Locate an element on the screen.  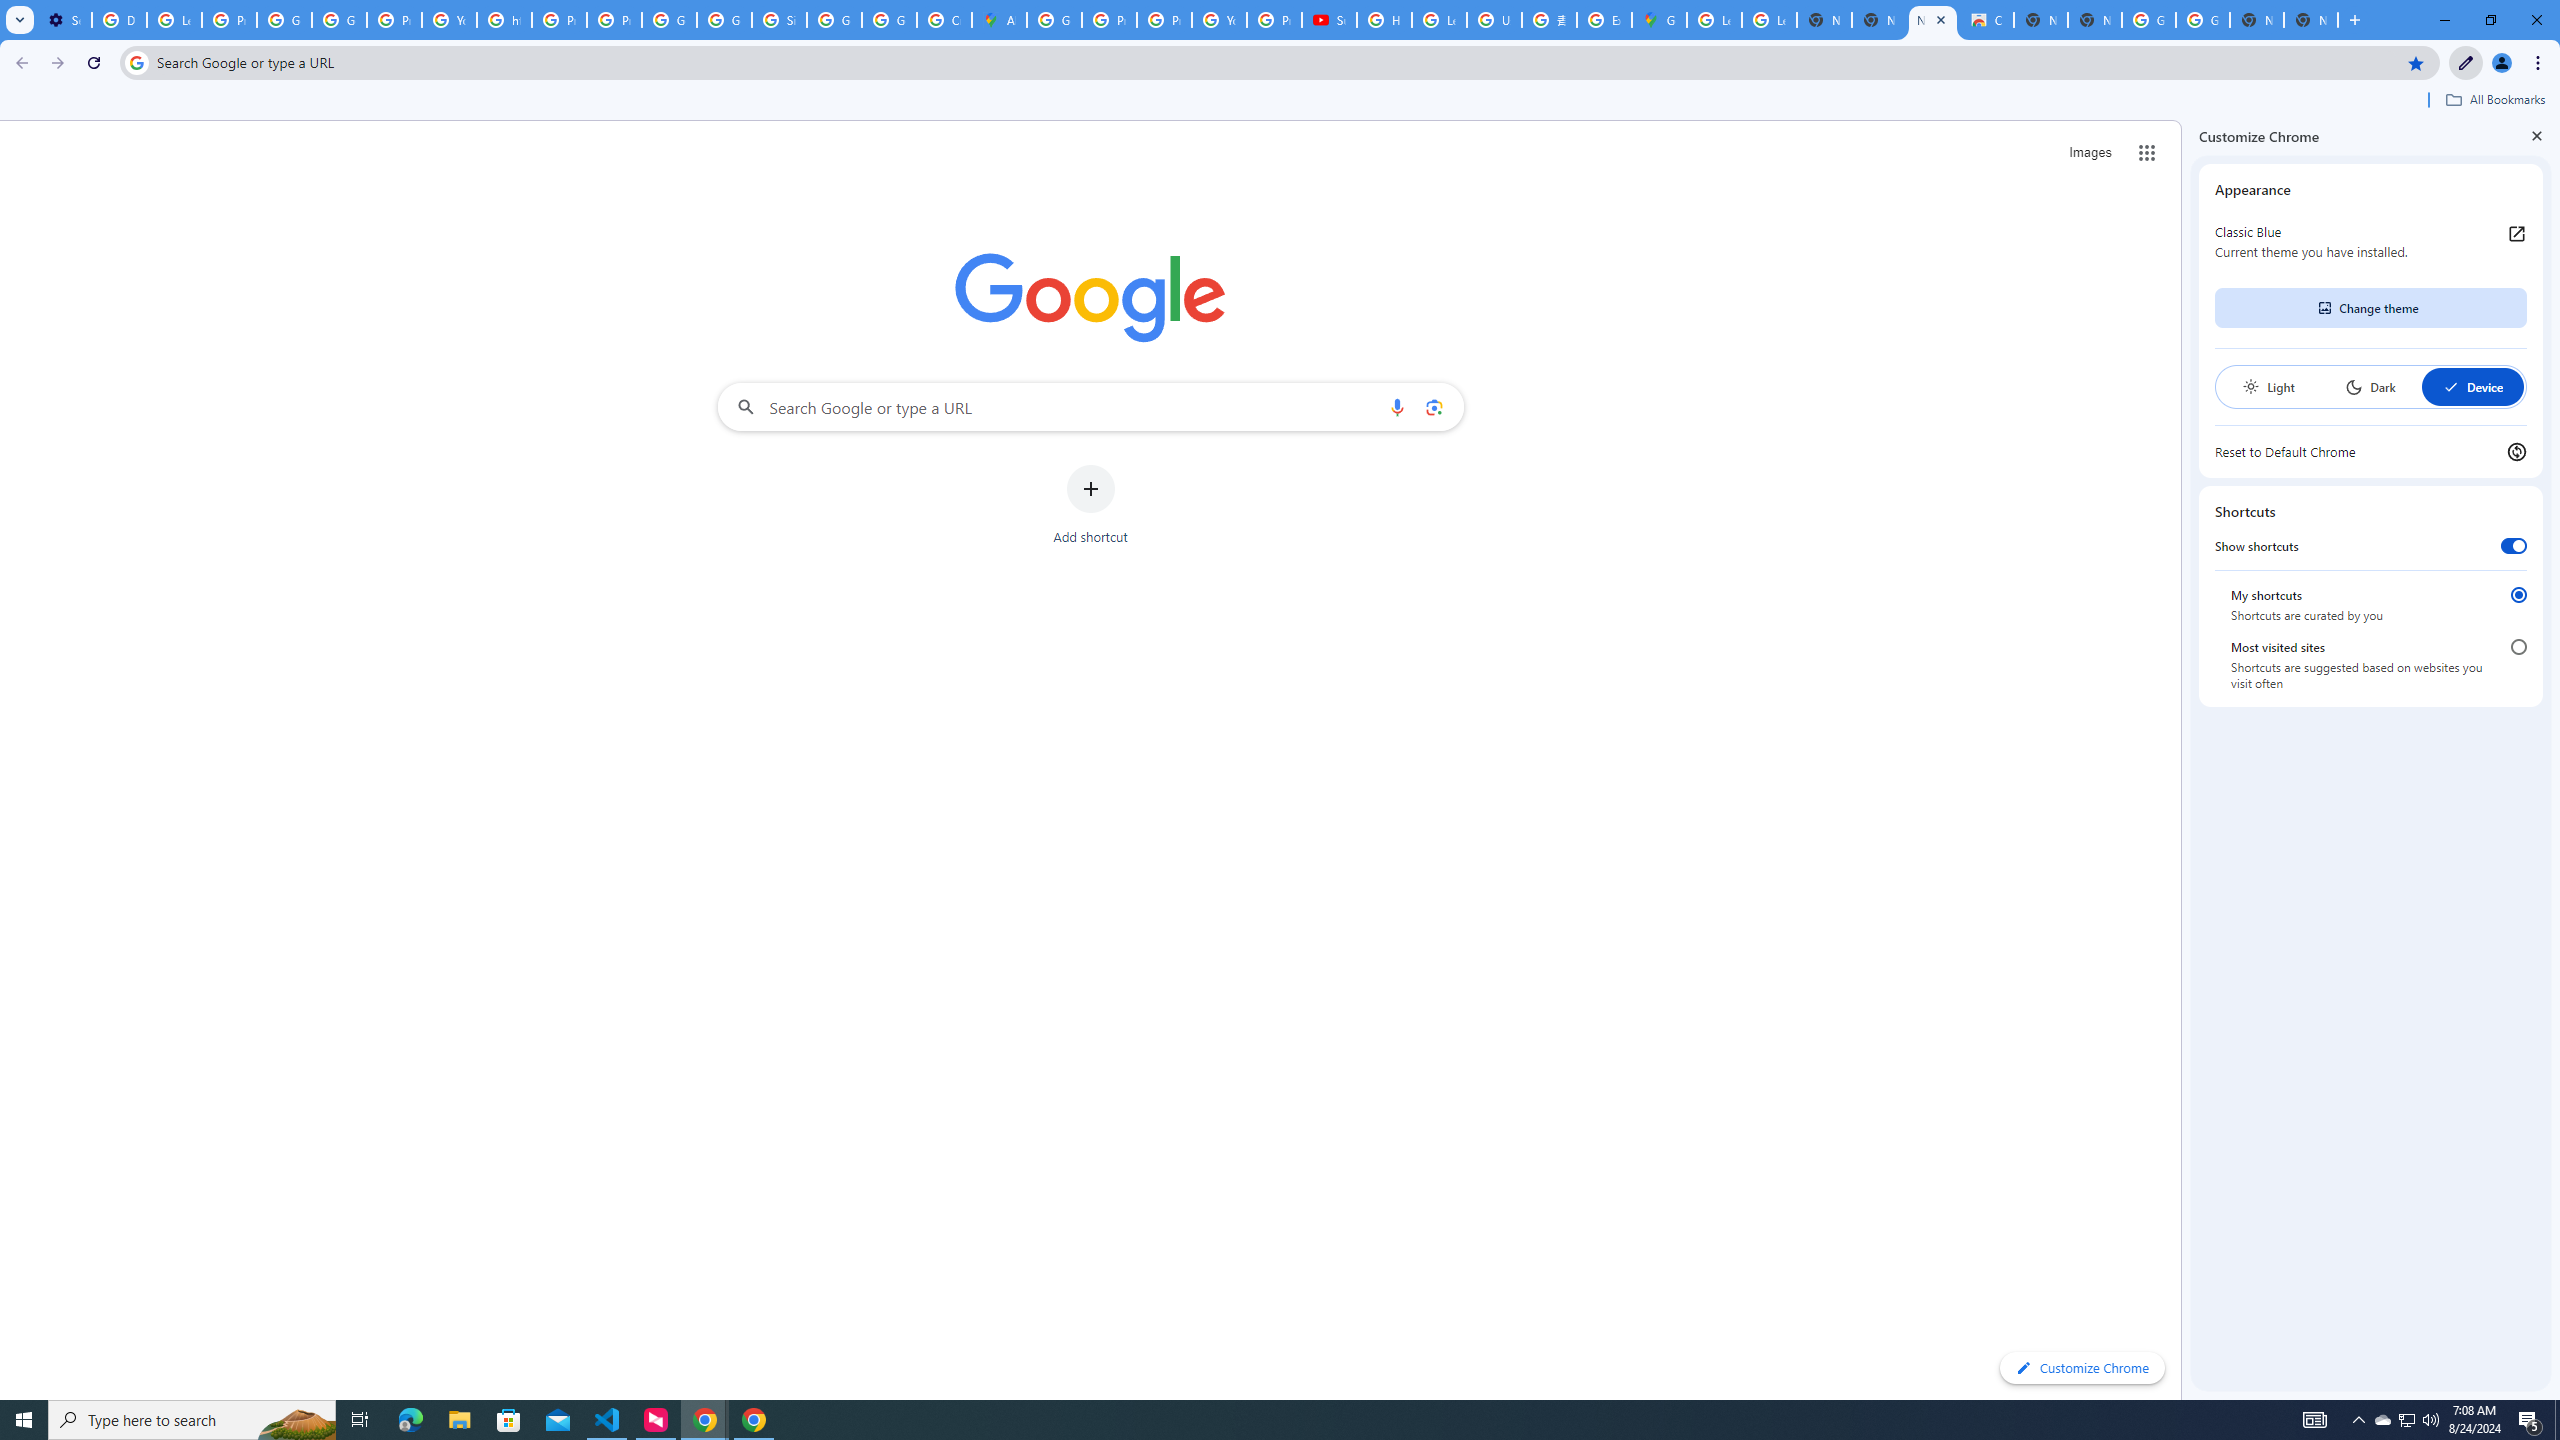
'Privacy Help Center - Policies Help' is located at coordinates (1163, 19).